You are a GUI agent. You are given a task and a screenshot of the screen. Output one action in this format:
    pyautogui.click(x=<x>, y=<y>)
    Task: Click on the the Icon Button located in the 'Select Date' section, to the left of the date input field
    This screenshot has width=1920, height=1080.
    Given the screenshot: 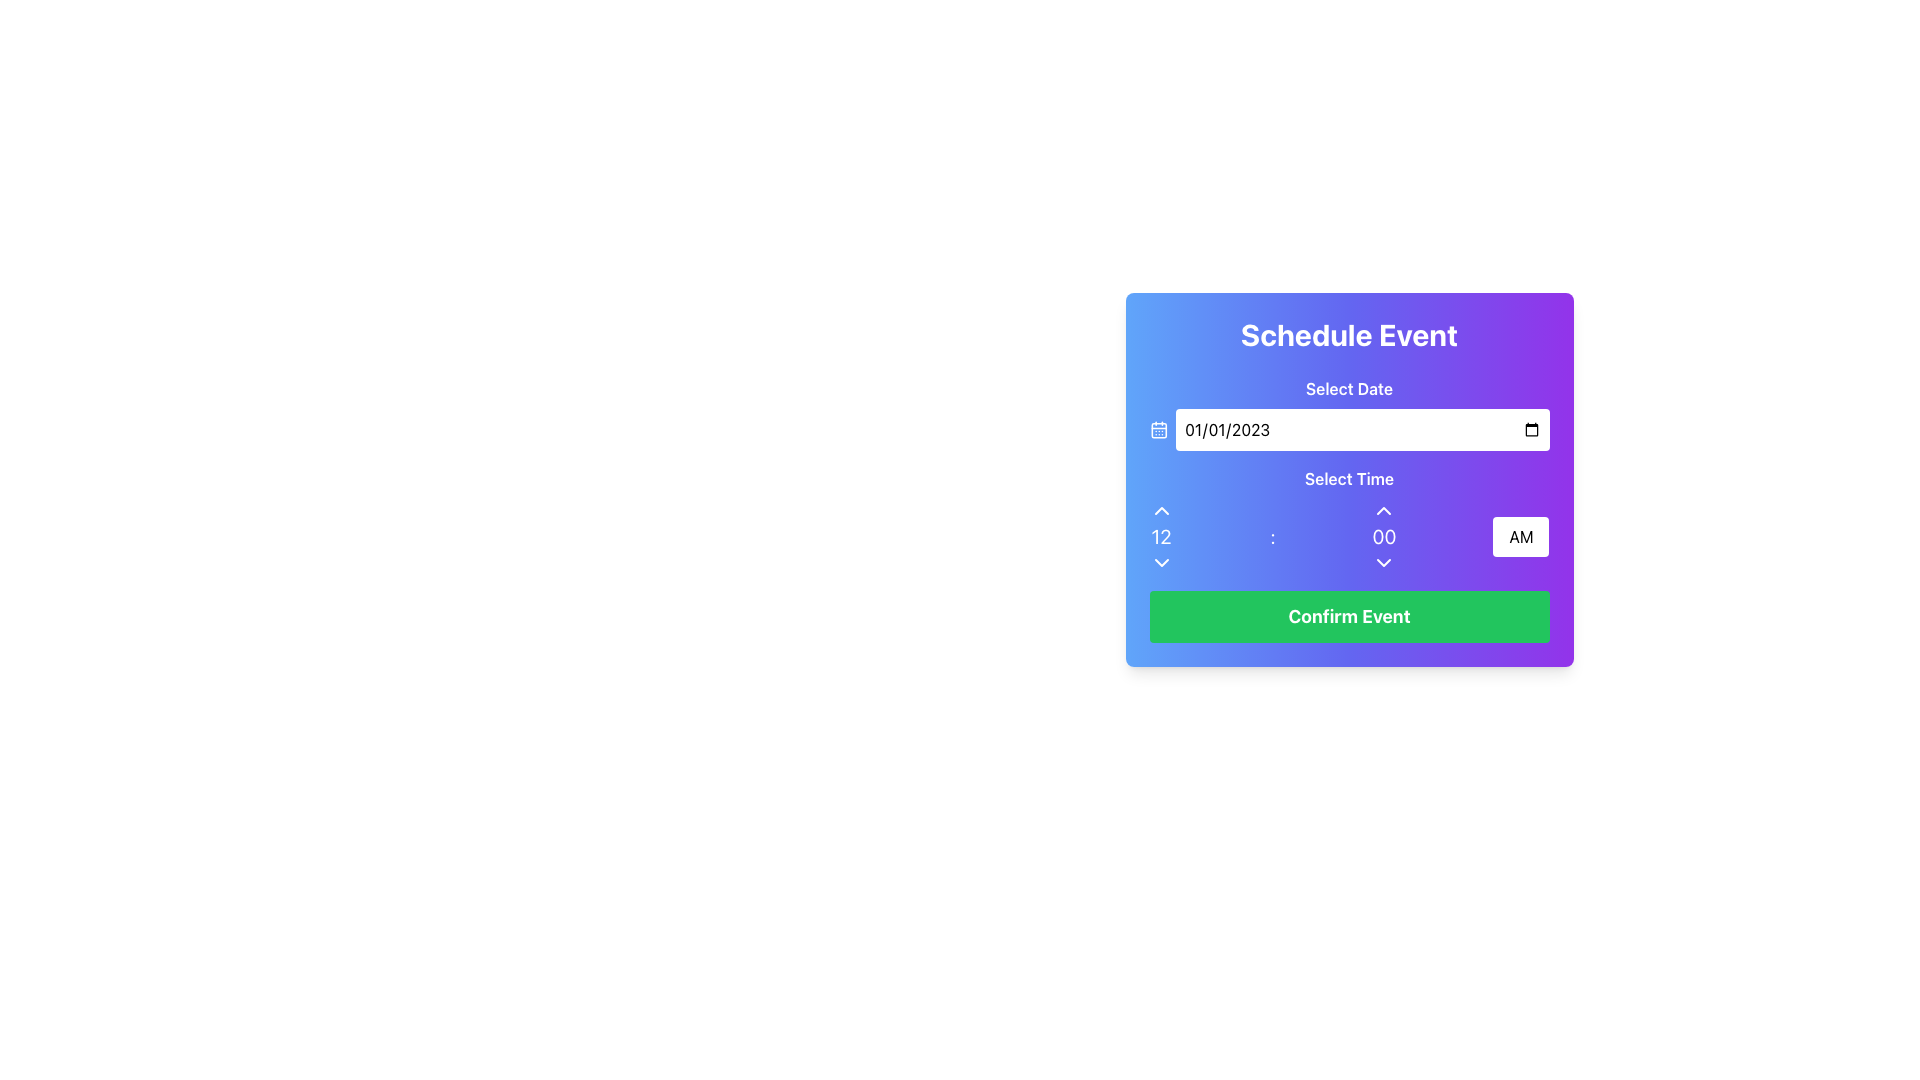 What is the action you would take?
    pyautogui.click(x=1158, y=428)
    